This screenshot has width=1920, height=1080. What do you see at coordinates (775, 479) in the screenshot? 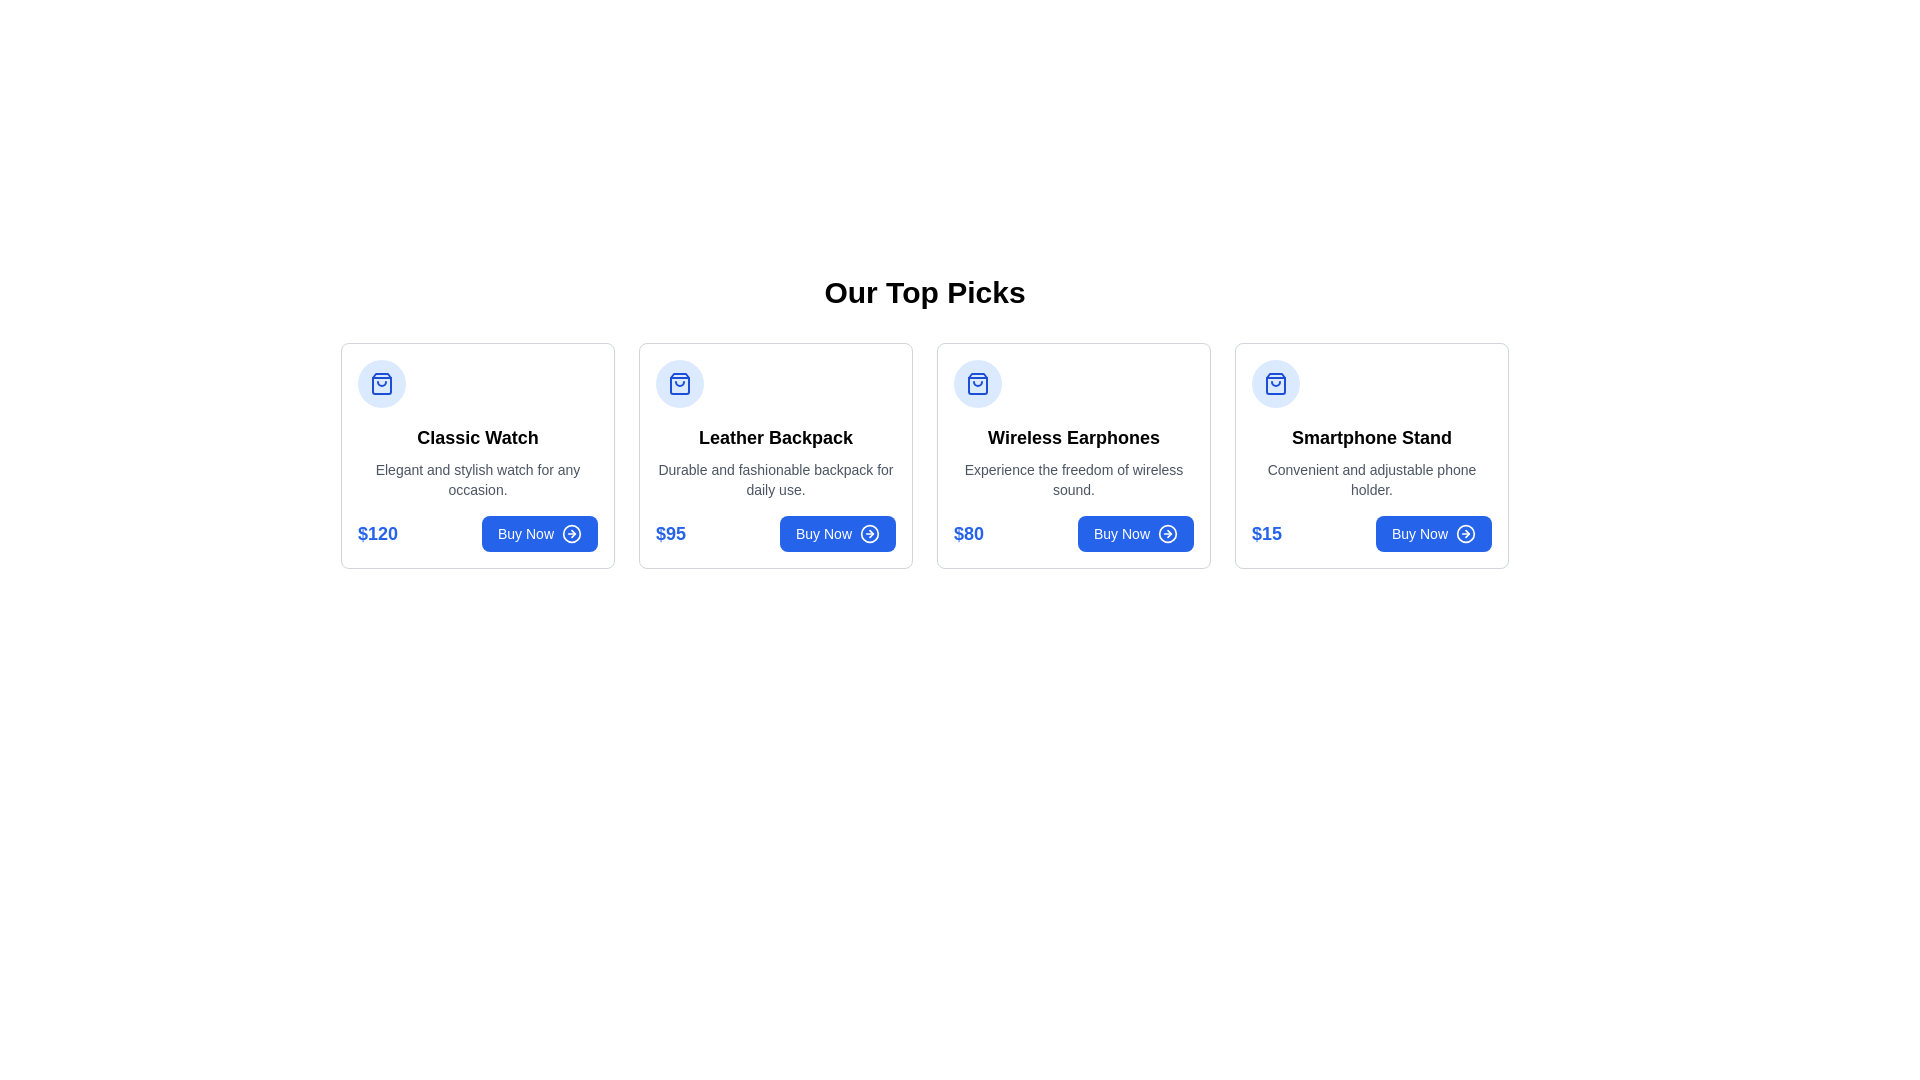
I see `text content displayed in the textual element showing 'Durable and fashionable backpack for daily use.' located below the title 'Leather Backpack' and above the price section` at bounding box center [775, 479].